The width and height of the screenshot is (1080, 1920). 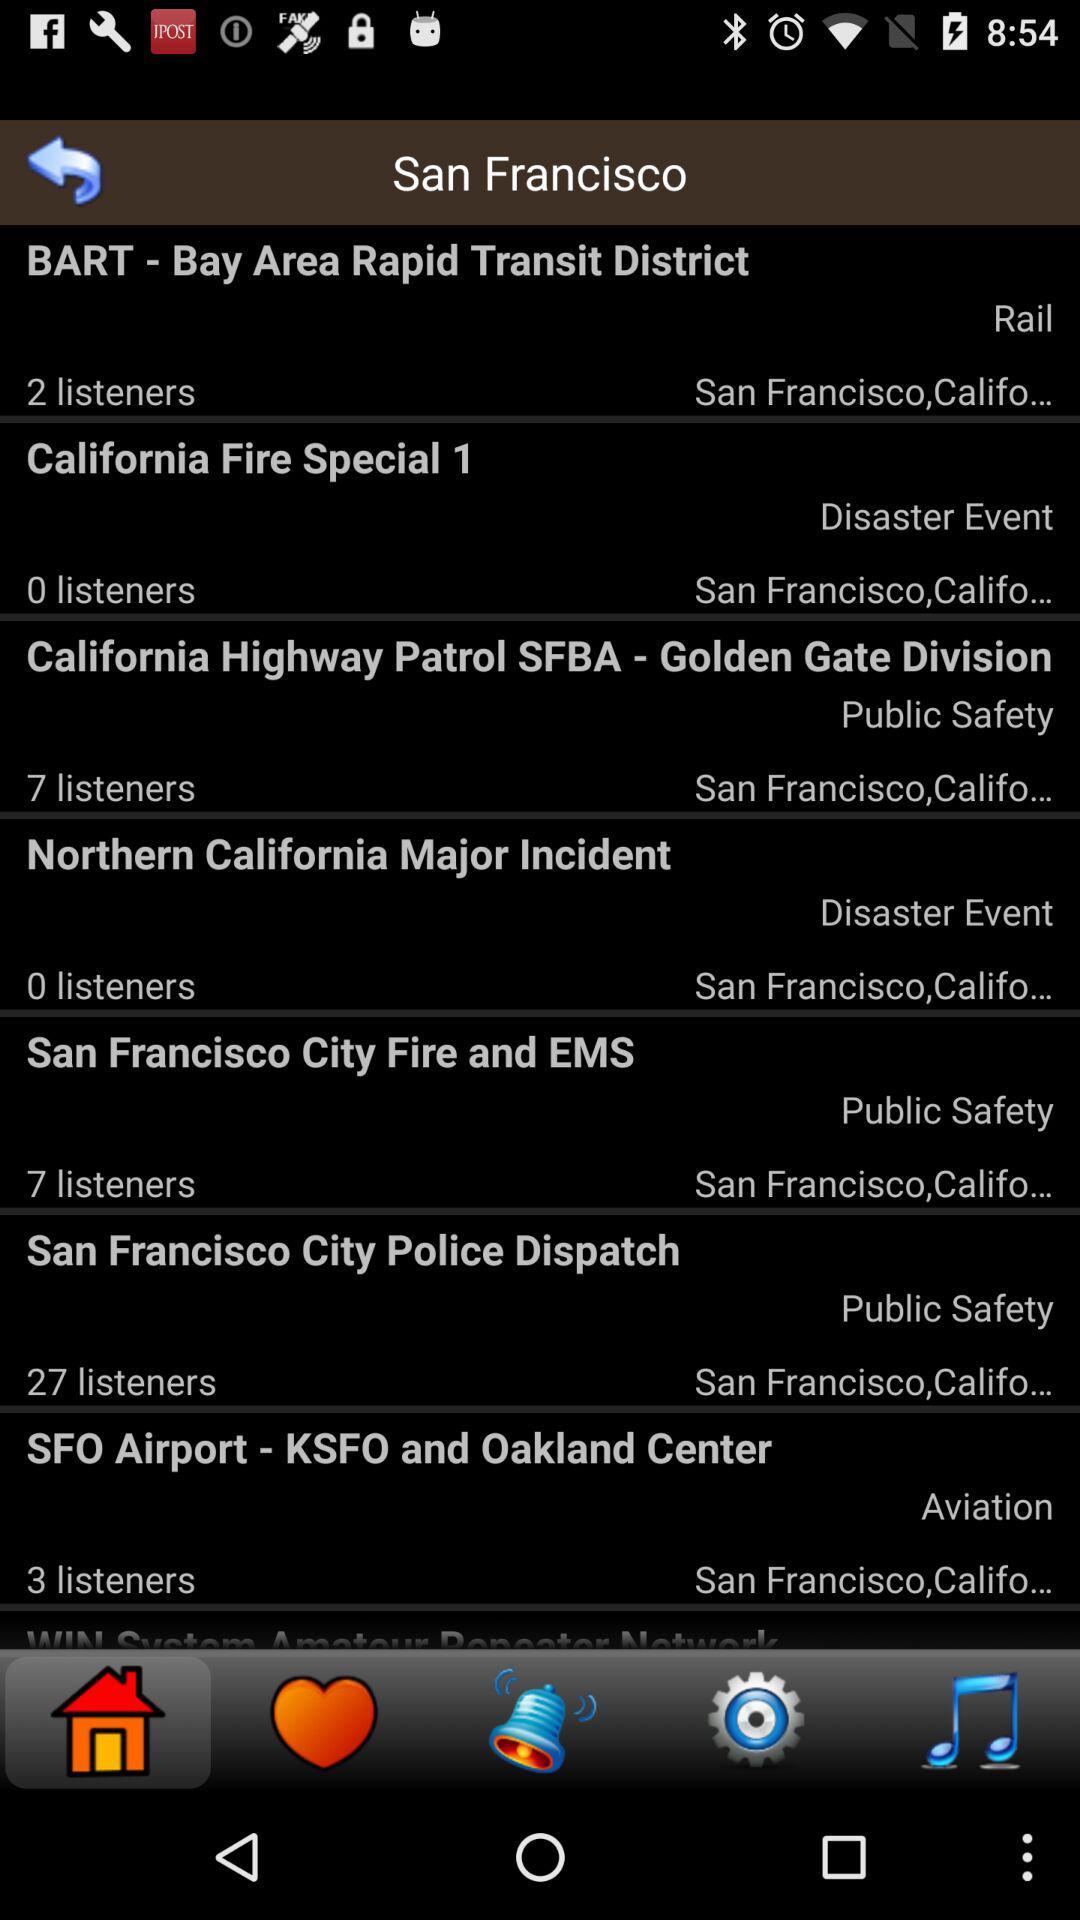 What do you see at coordinates (540, 1632) in the screenshot?
I see `win system amateur icon` at bounding box center [540, 1632].